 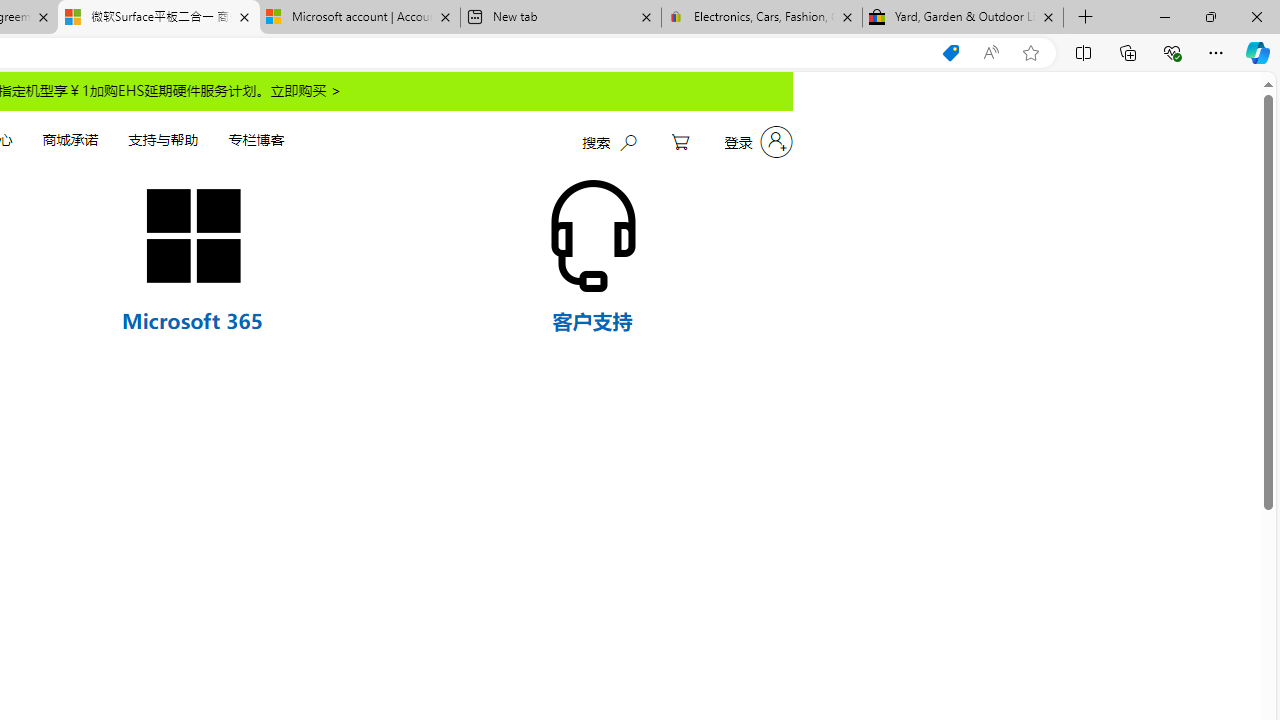 What do you see at coordinates (1164, 16) in the screenshot?
I see `'Minimize'` at bounding box center [1164, 16].